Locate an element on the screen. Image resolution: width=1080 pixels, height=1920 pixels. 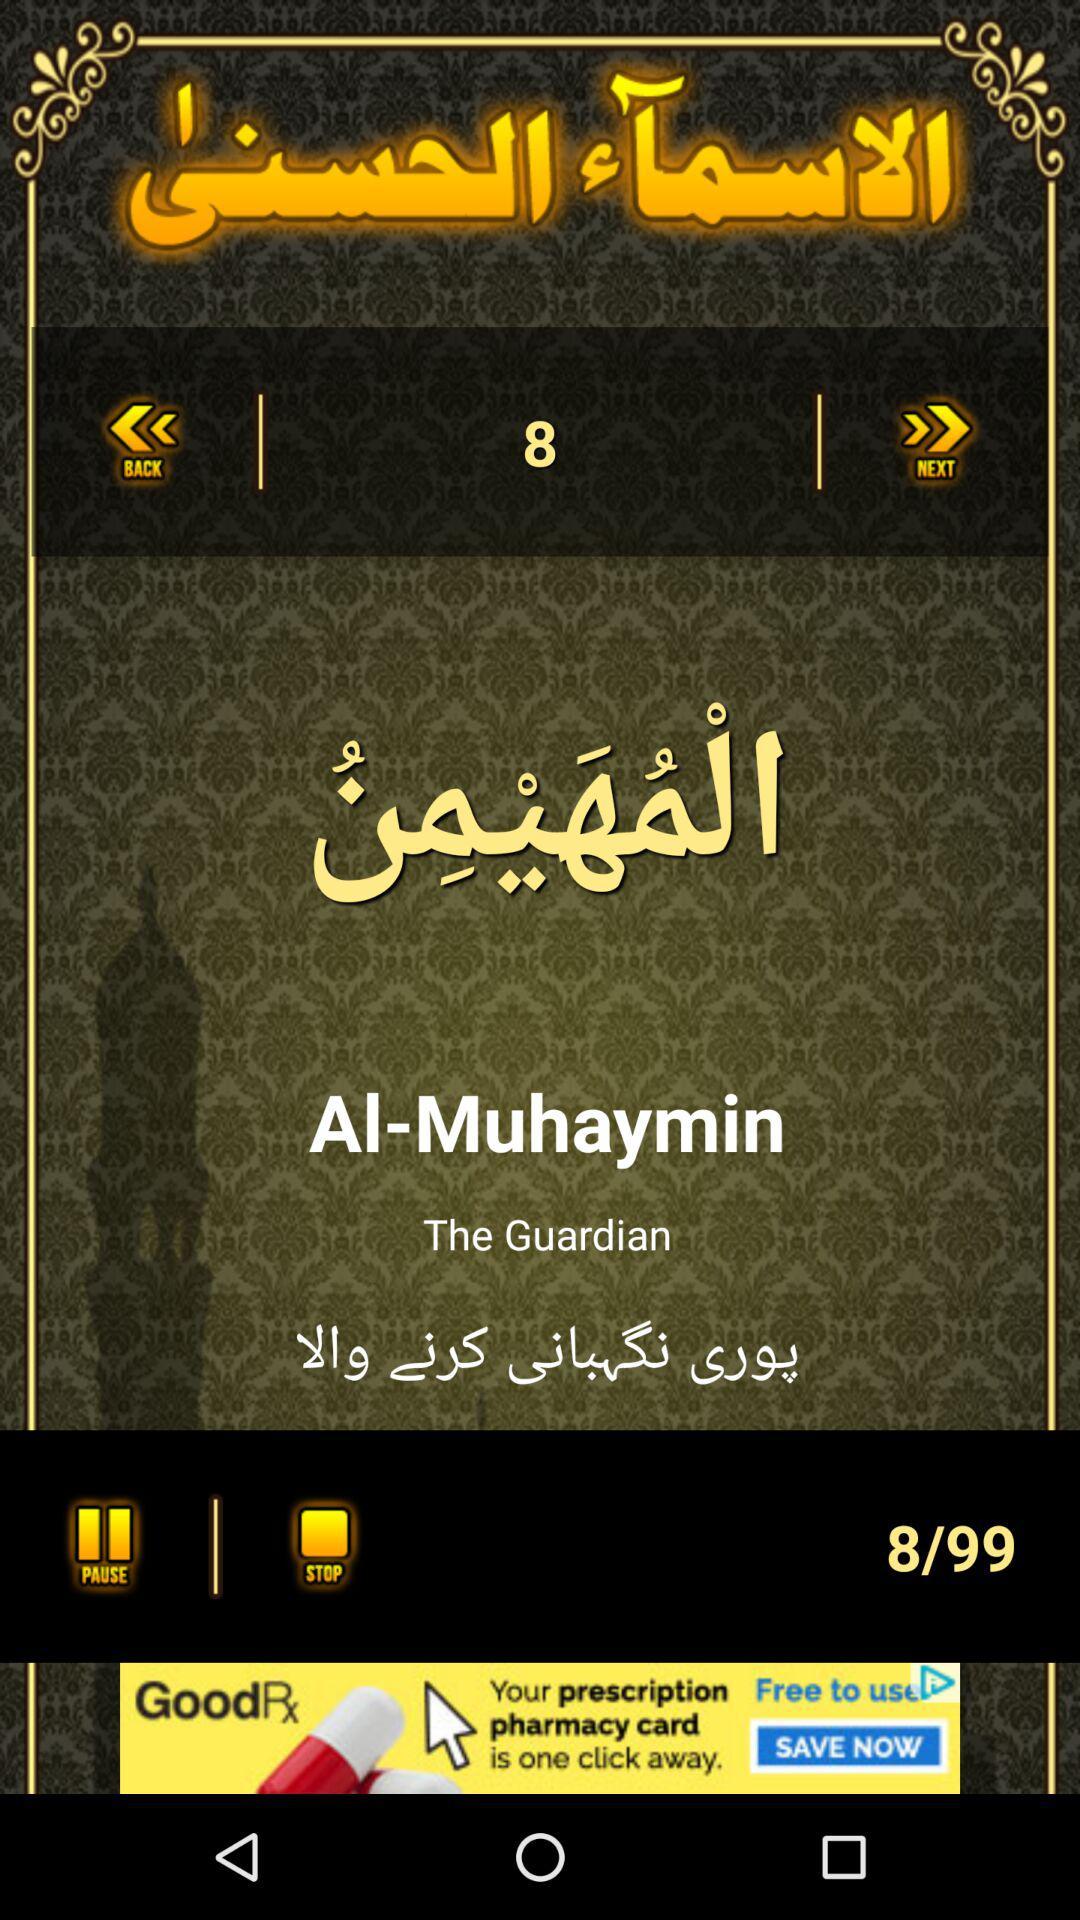
the pause icon is located at coordinates (101, 1655).